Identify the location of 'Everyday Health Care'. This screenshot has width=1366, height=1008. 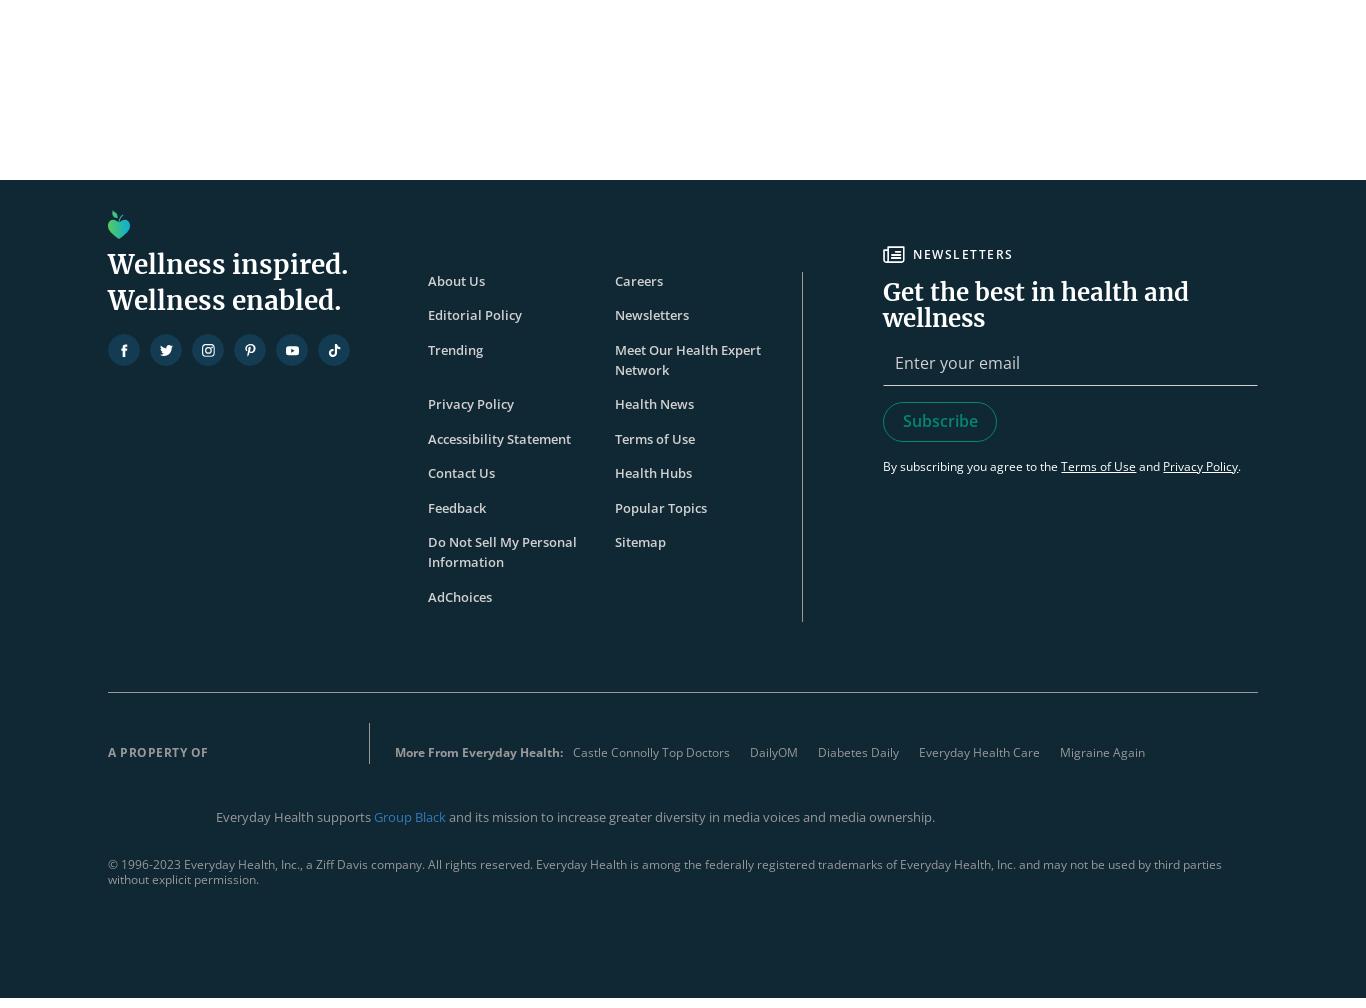
(917, 752).